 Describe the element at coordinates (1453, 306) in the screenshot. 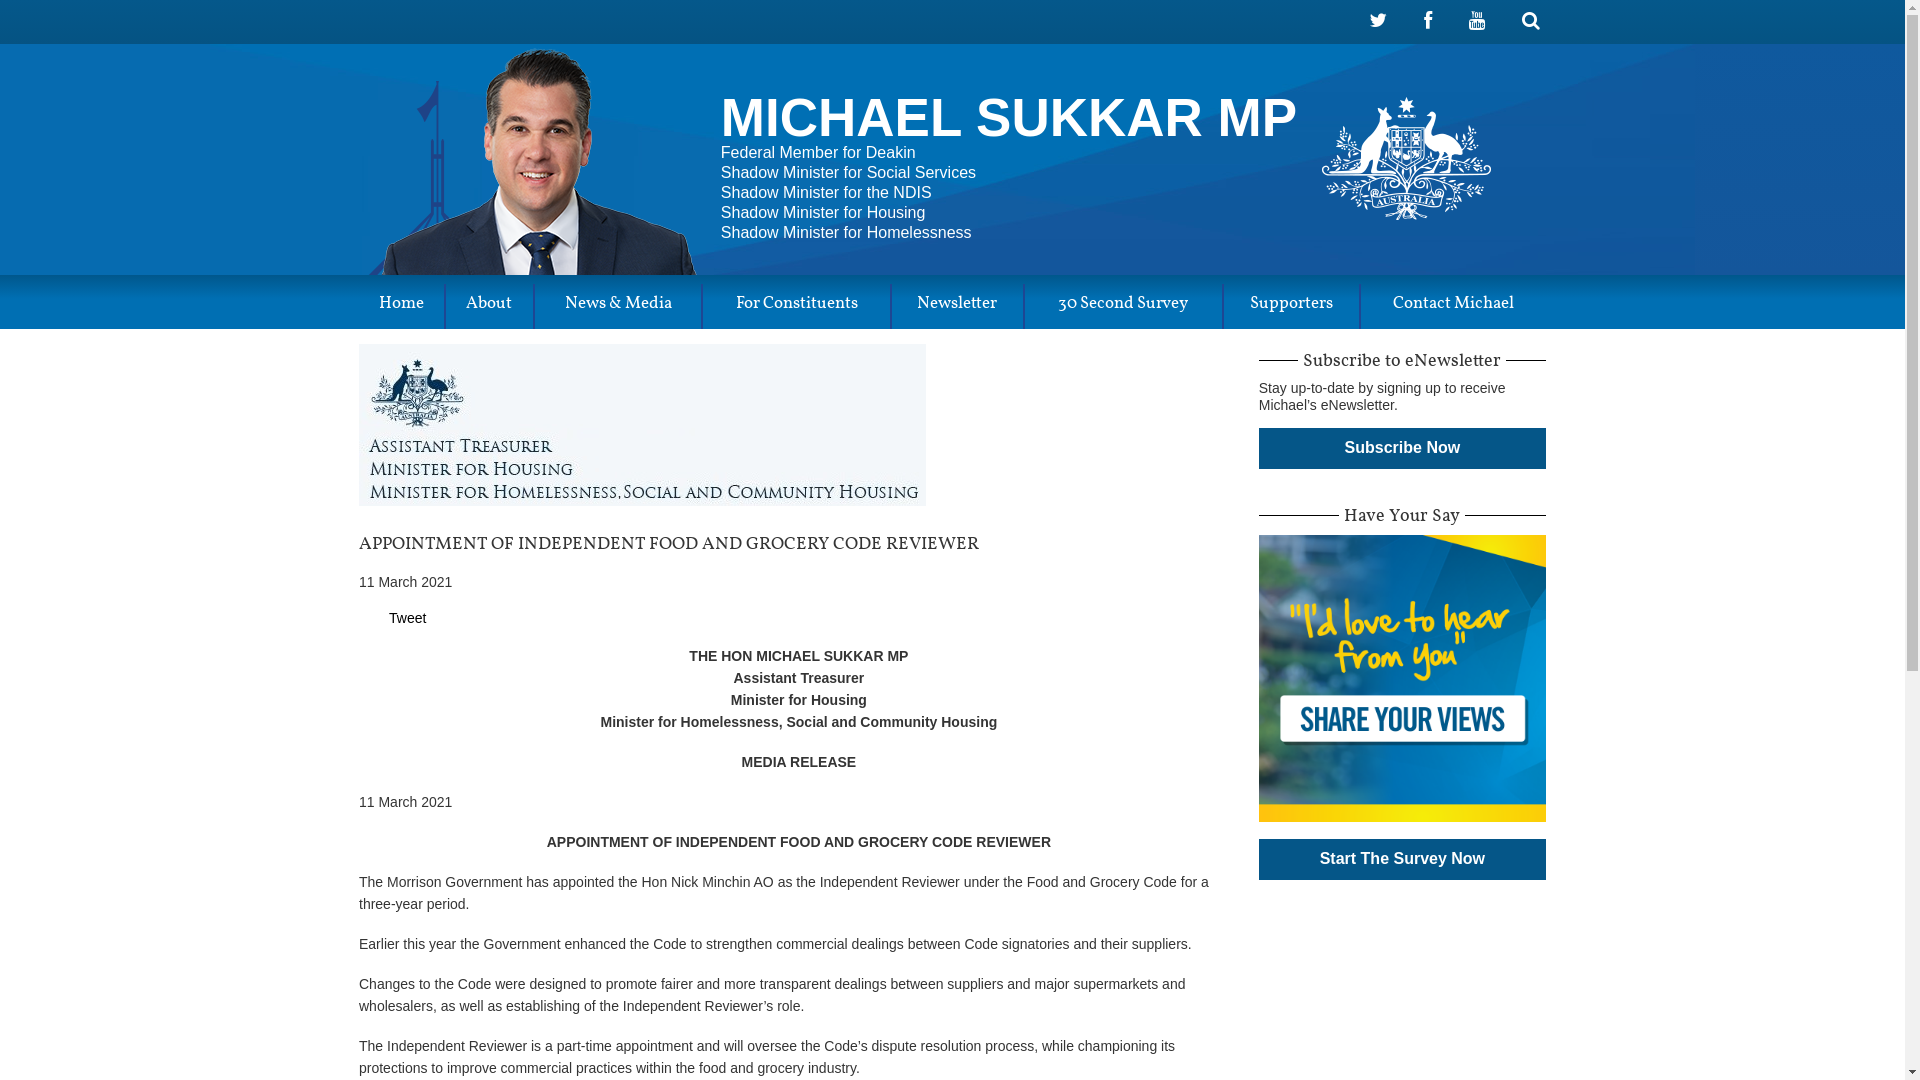

I see `'Contact Michael'` at that location.